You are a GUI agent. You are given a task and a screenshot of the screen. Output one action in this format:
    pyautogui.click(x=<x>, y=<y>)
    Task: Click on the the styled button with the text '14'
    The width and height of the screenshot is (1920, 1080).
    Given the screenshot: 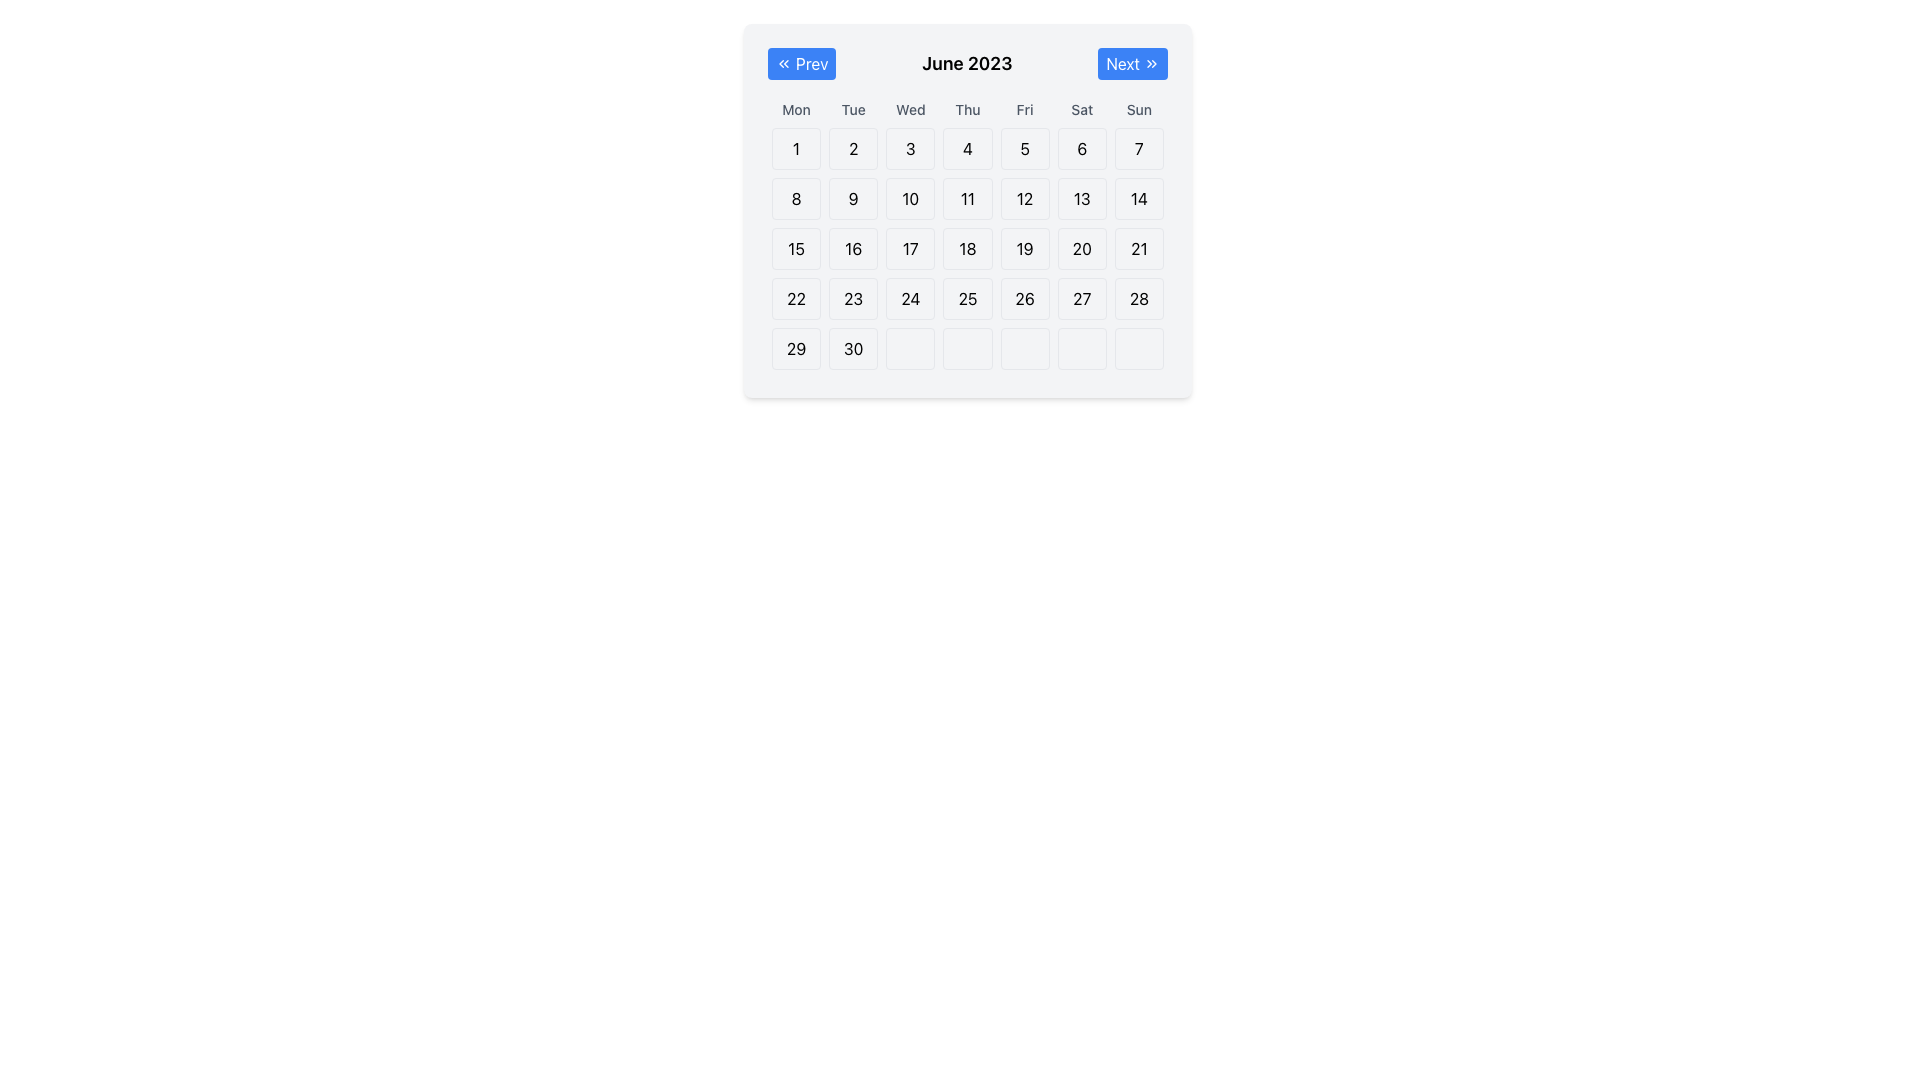 What is the action you would take?
    pyautogui.click(x=1139, y=199)
    